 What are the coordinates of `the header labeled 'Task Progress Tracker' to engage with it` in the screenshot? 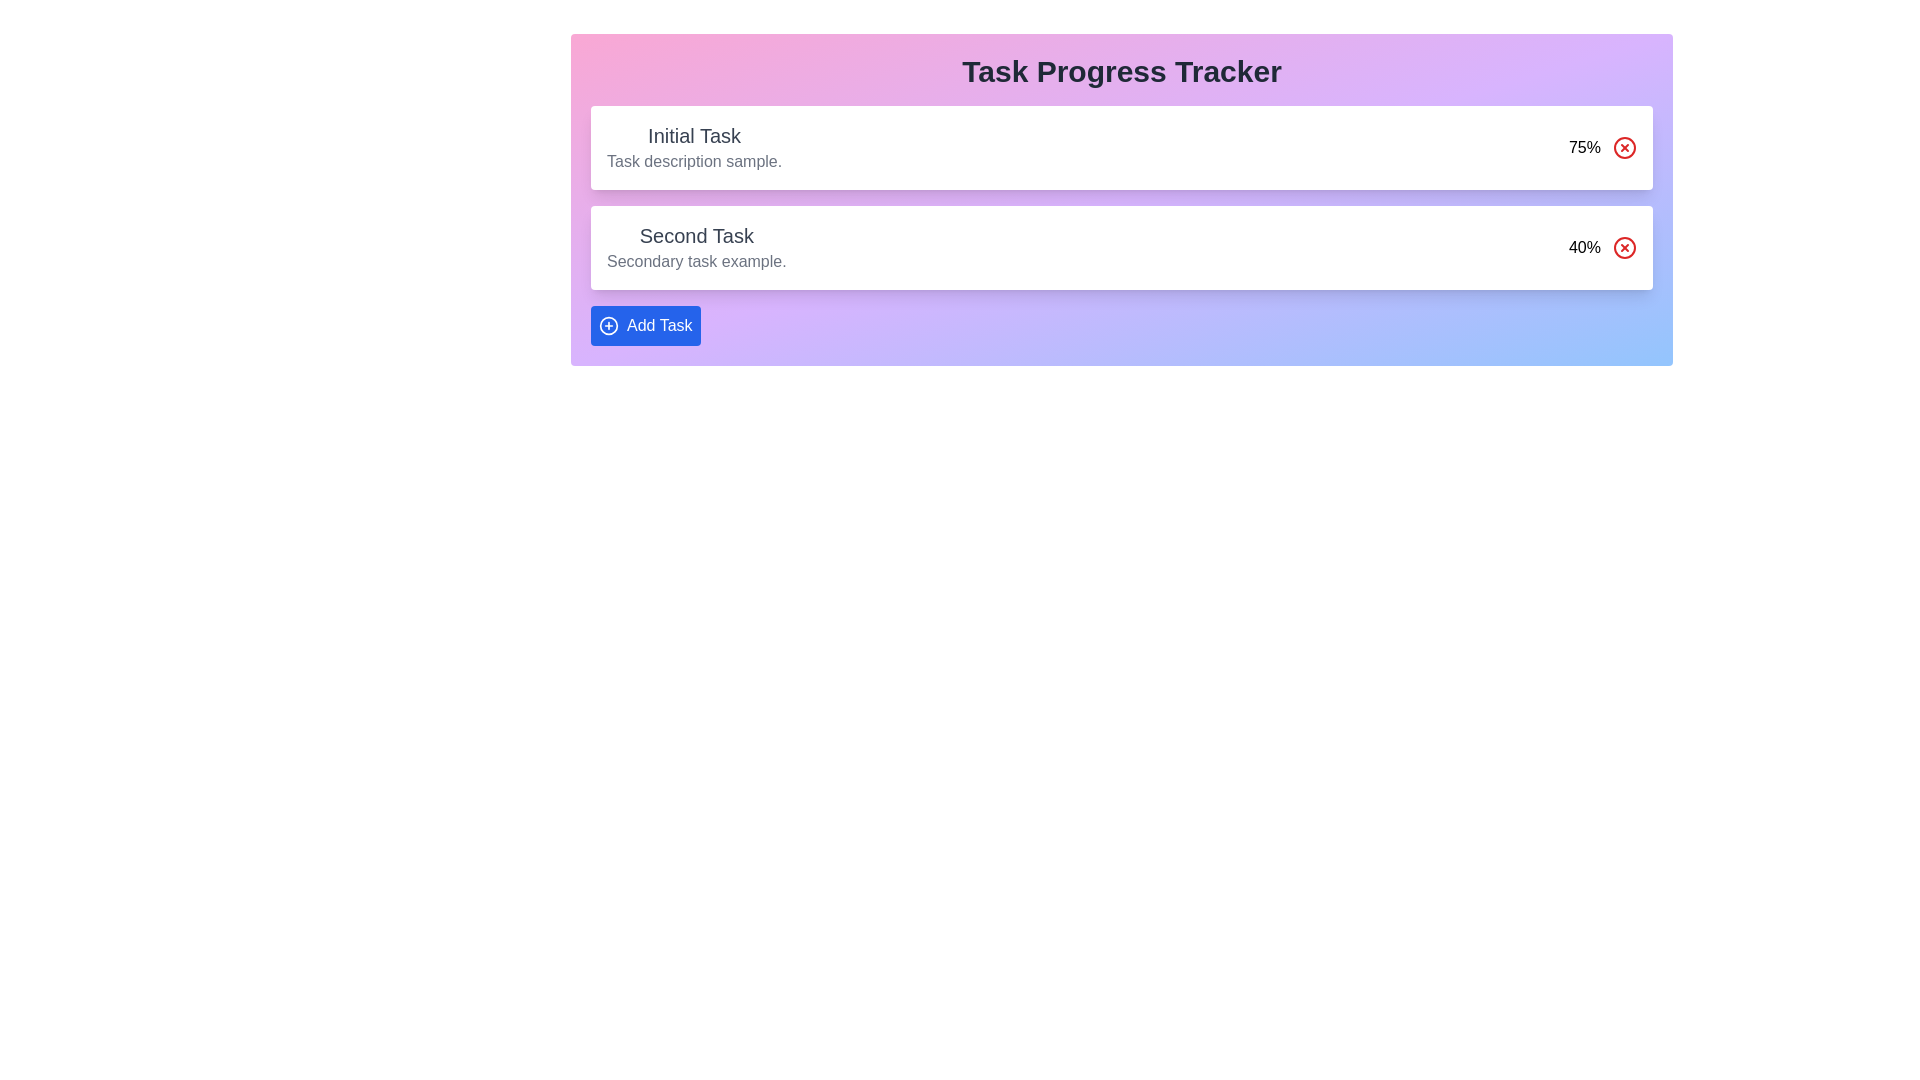 It's located at (1122, 71).